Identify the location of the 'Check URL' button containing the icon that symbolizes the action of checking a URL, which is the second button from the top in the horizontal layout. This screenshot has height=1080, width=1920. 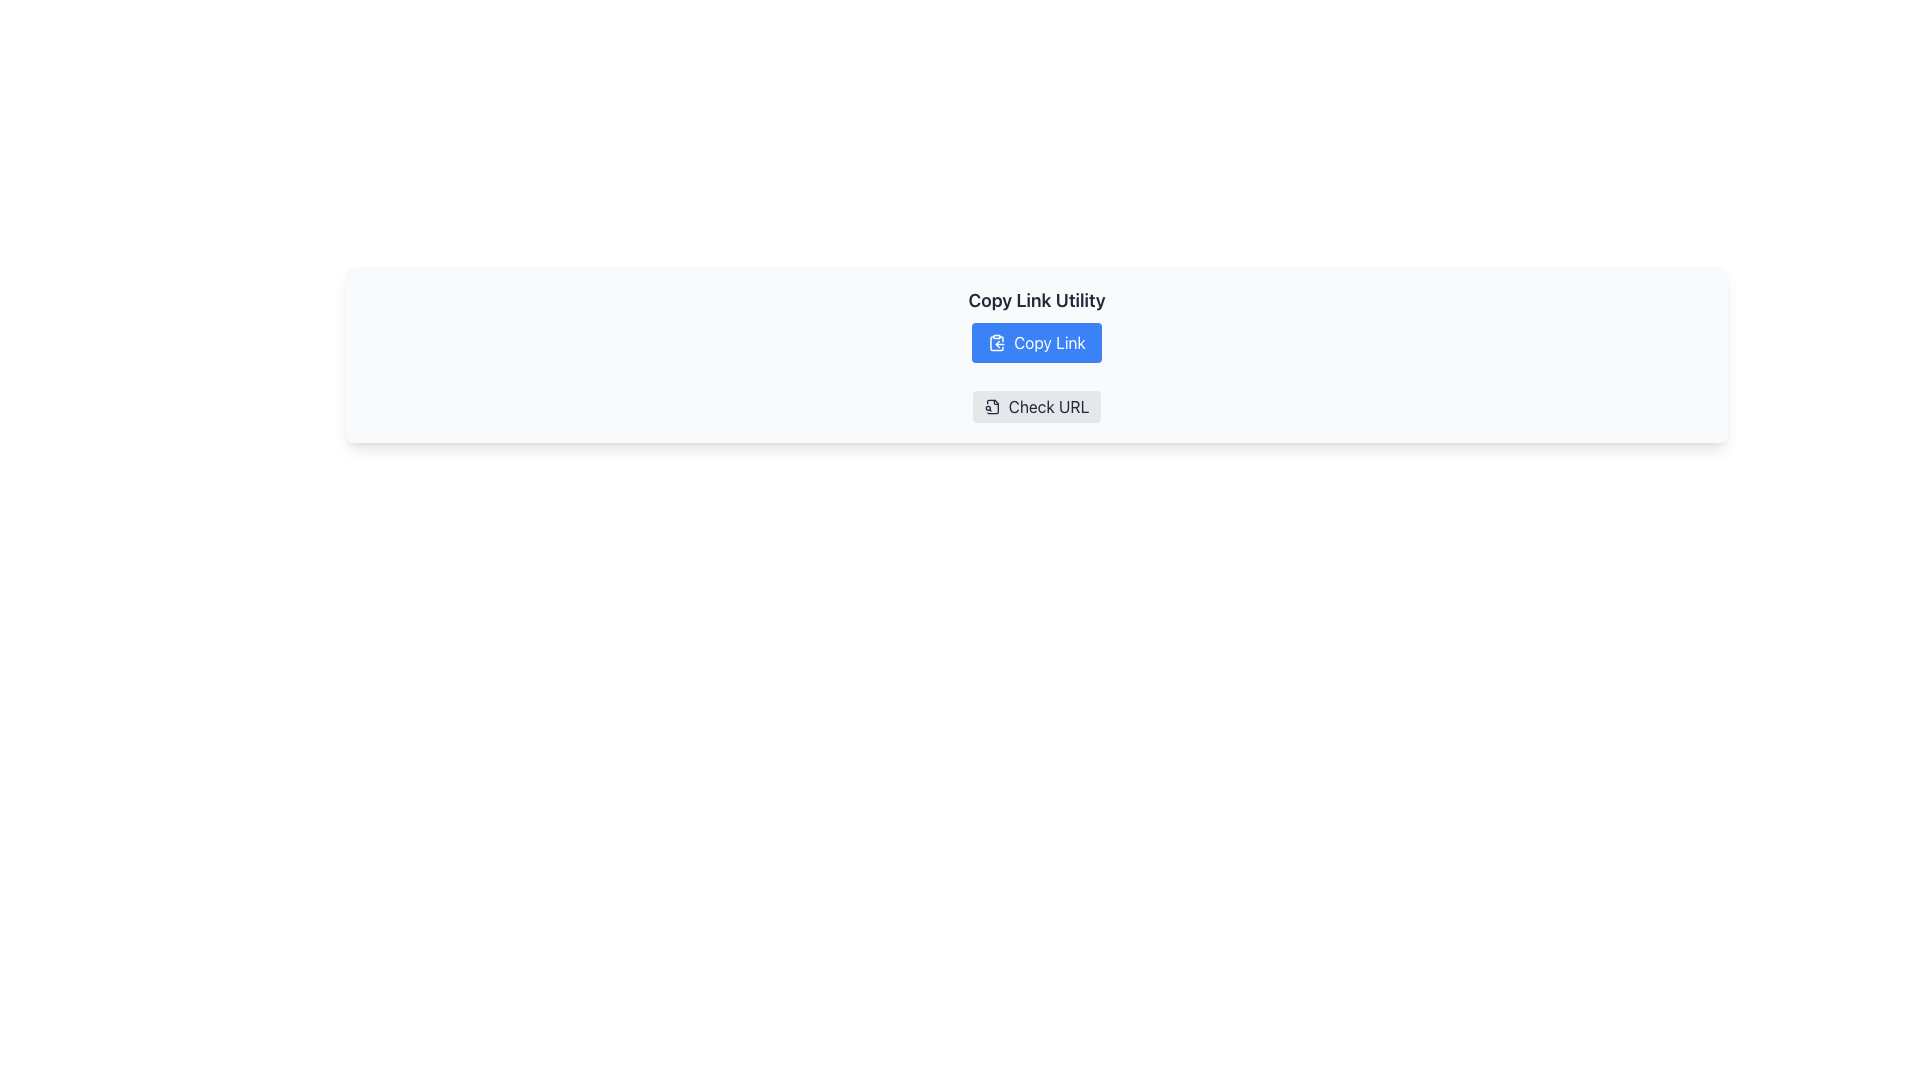
(992, 406).